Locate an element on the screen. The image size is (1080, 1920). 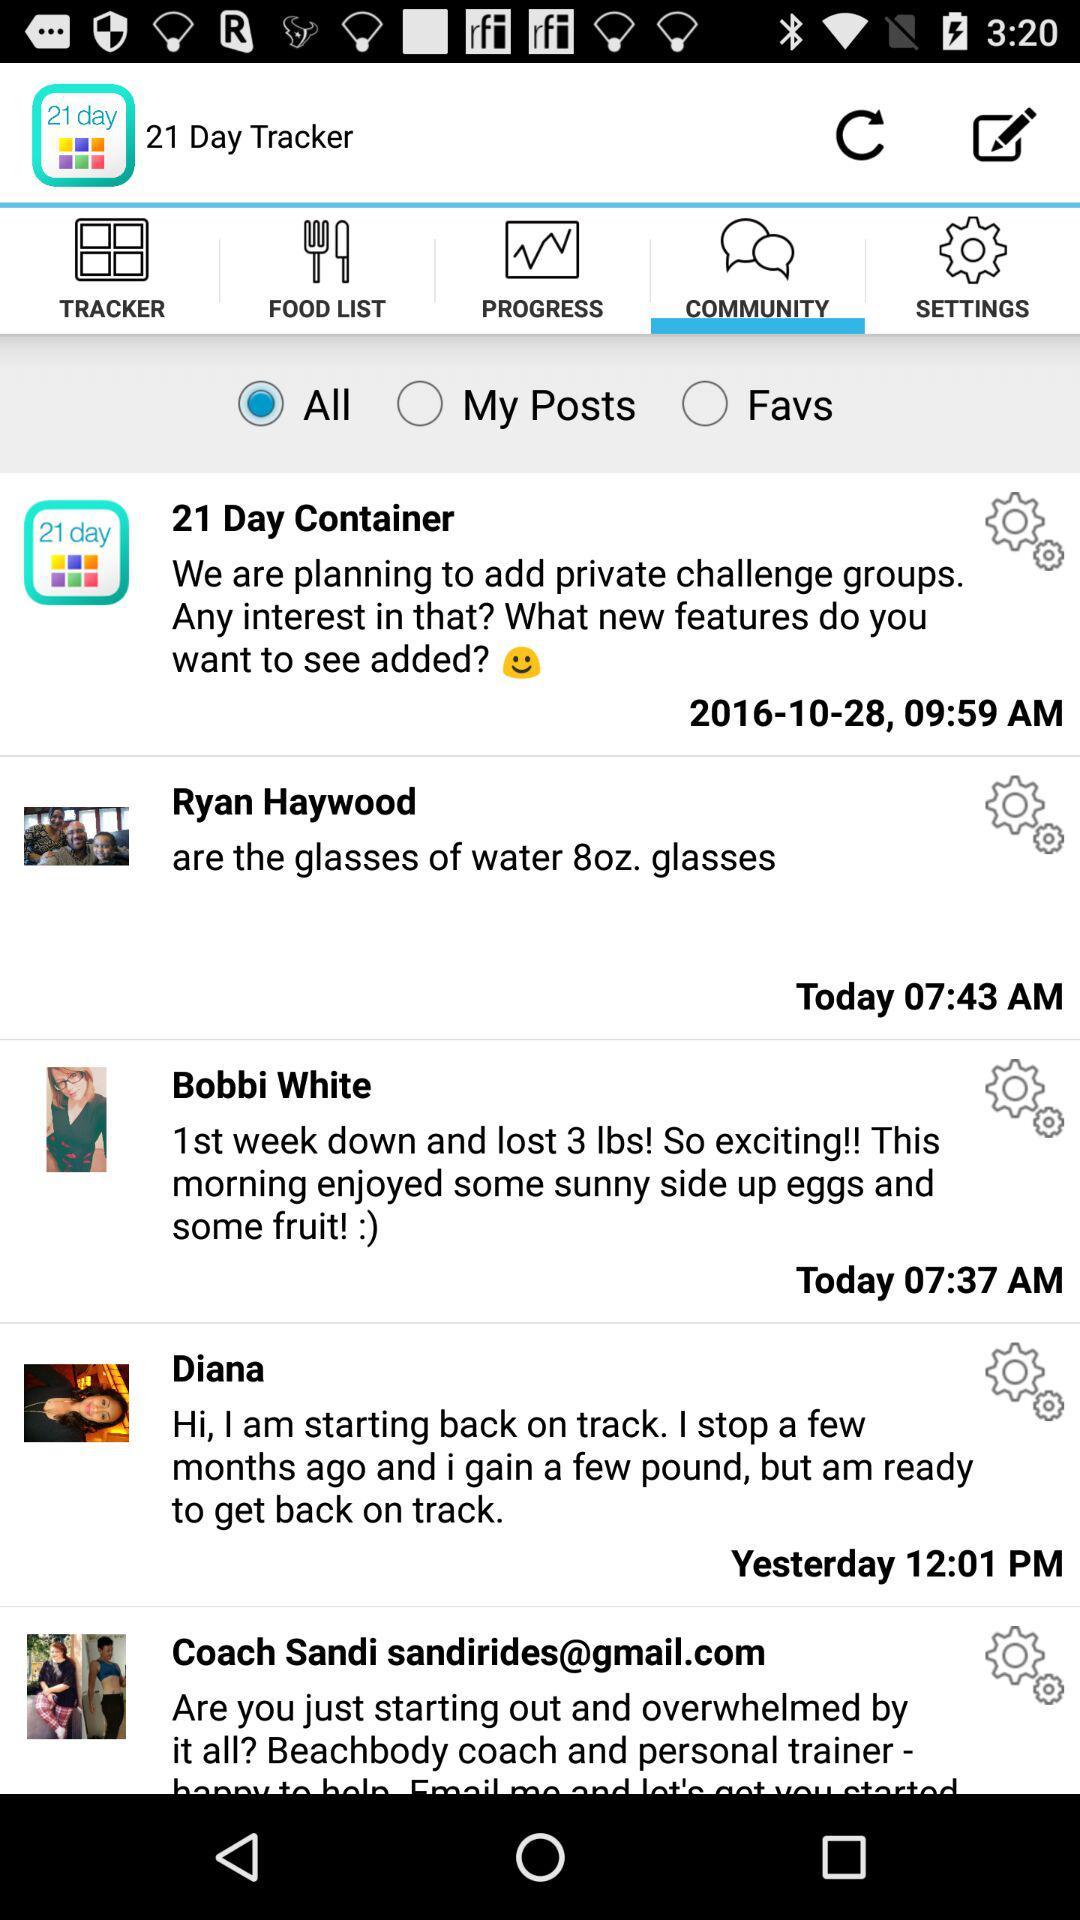
change settings is located at coordinates (1024, 814).